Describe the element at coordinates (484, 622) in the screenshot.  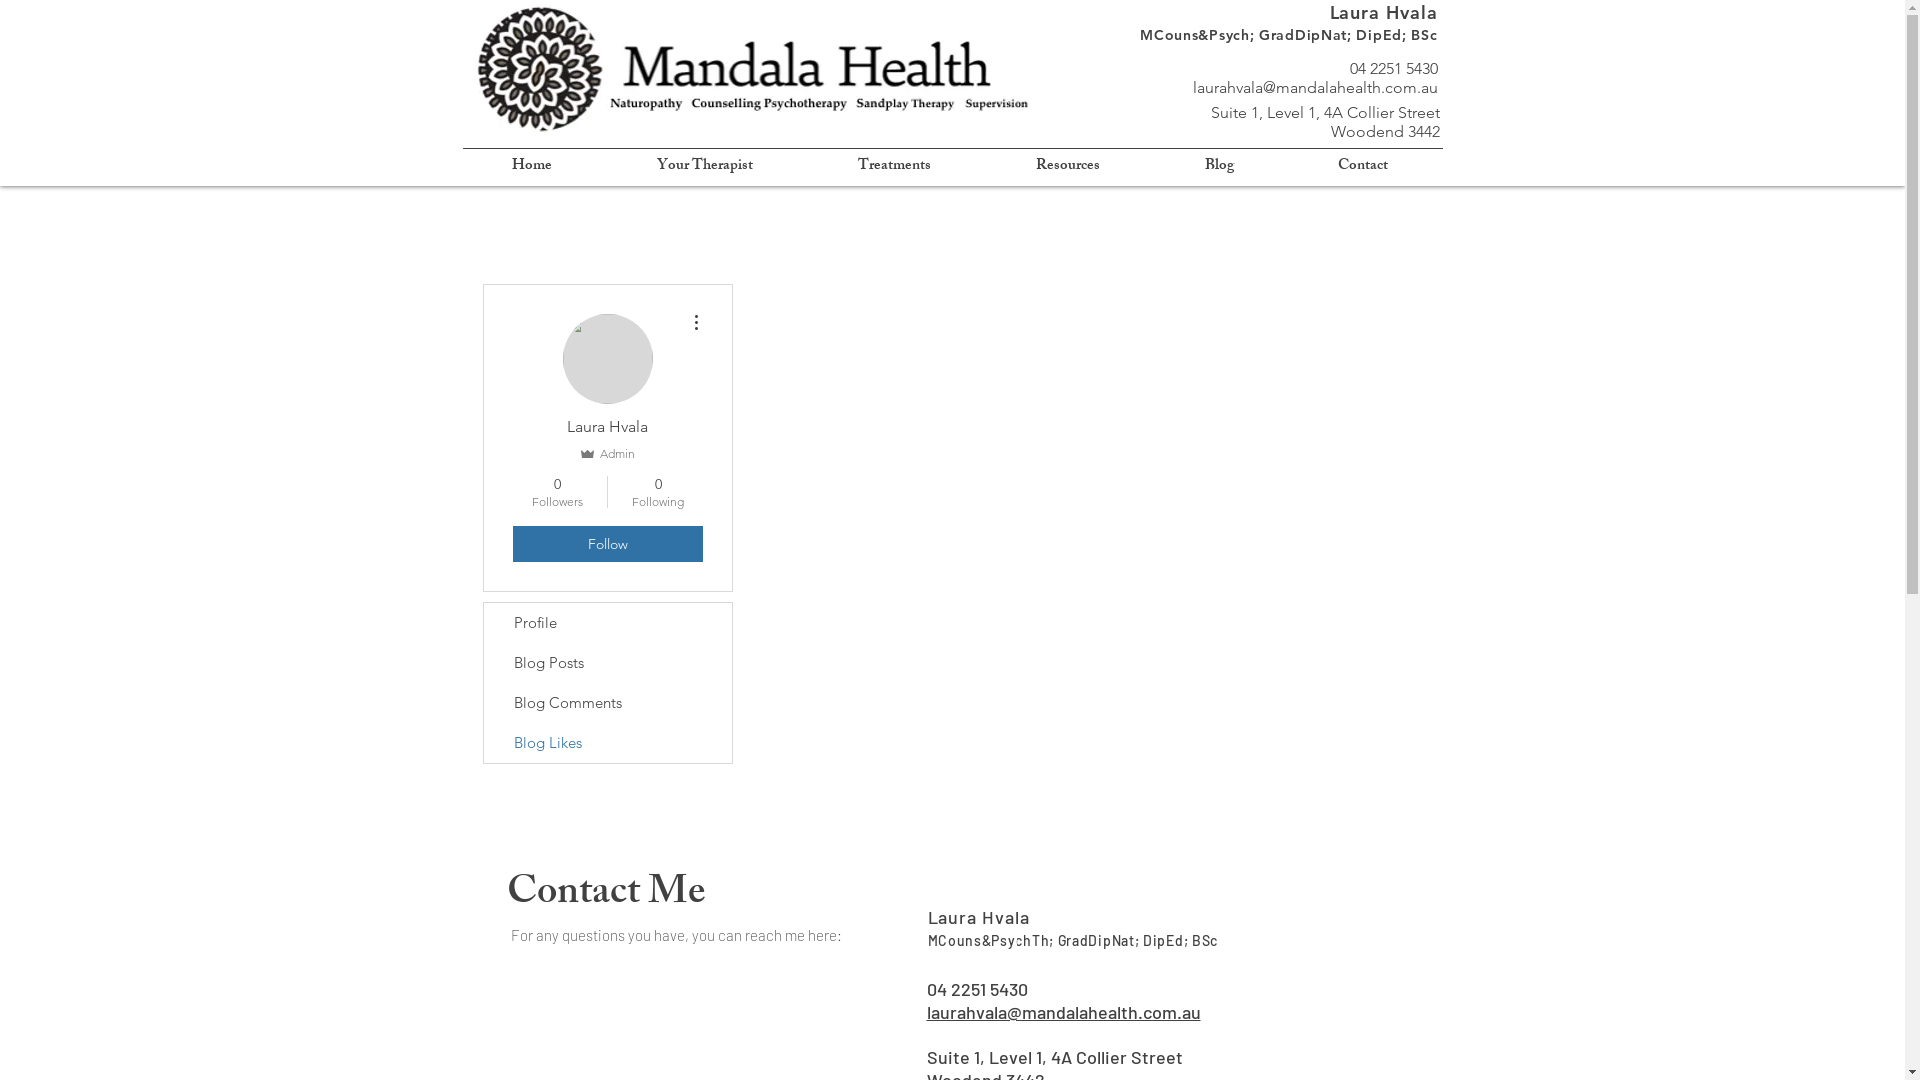
I see `'Profile'` at that location.